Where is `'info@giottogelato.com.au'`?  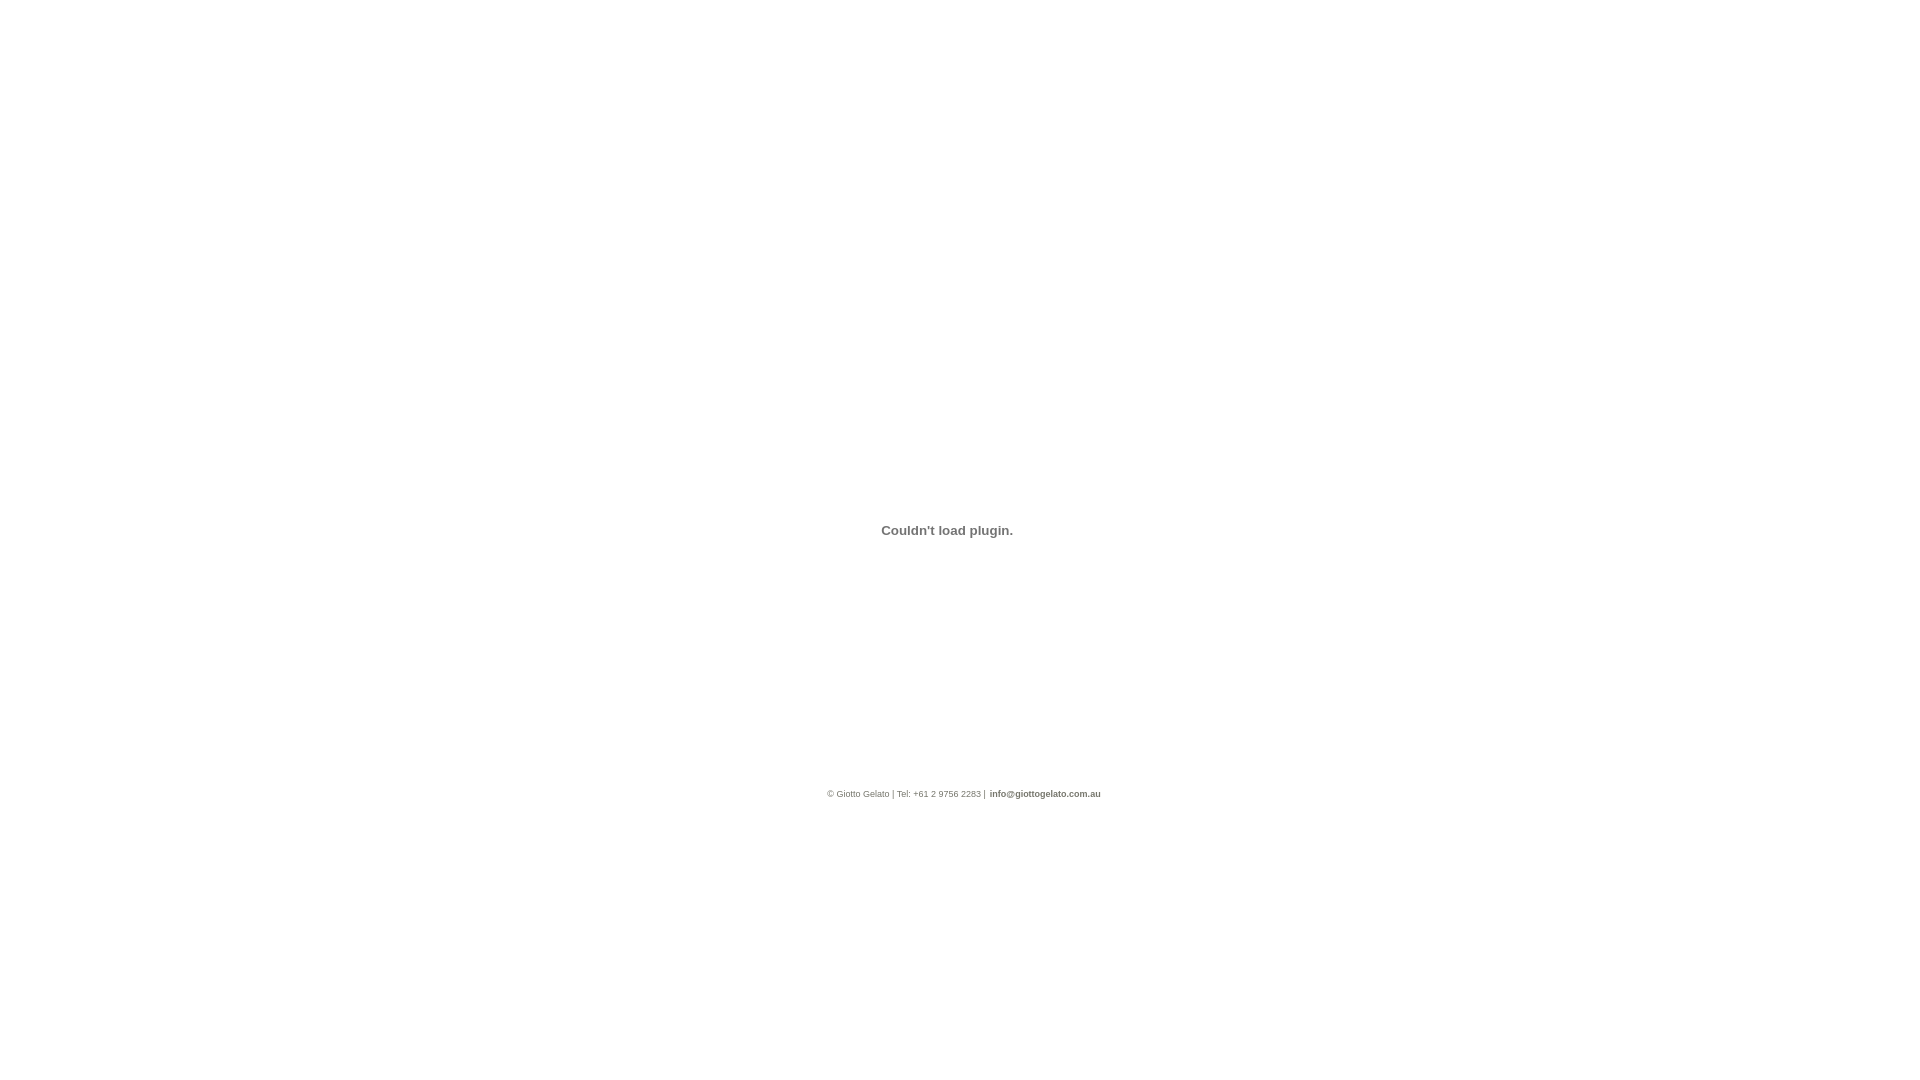 'info@giottogelato.com.au' is located at coordinates (1044, 792).